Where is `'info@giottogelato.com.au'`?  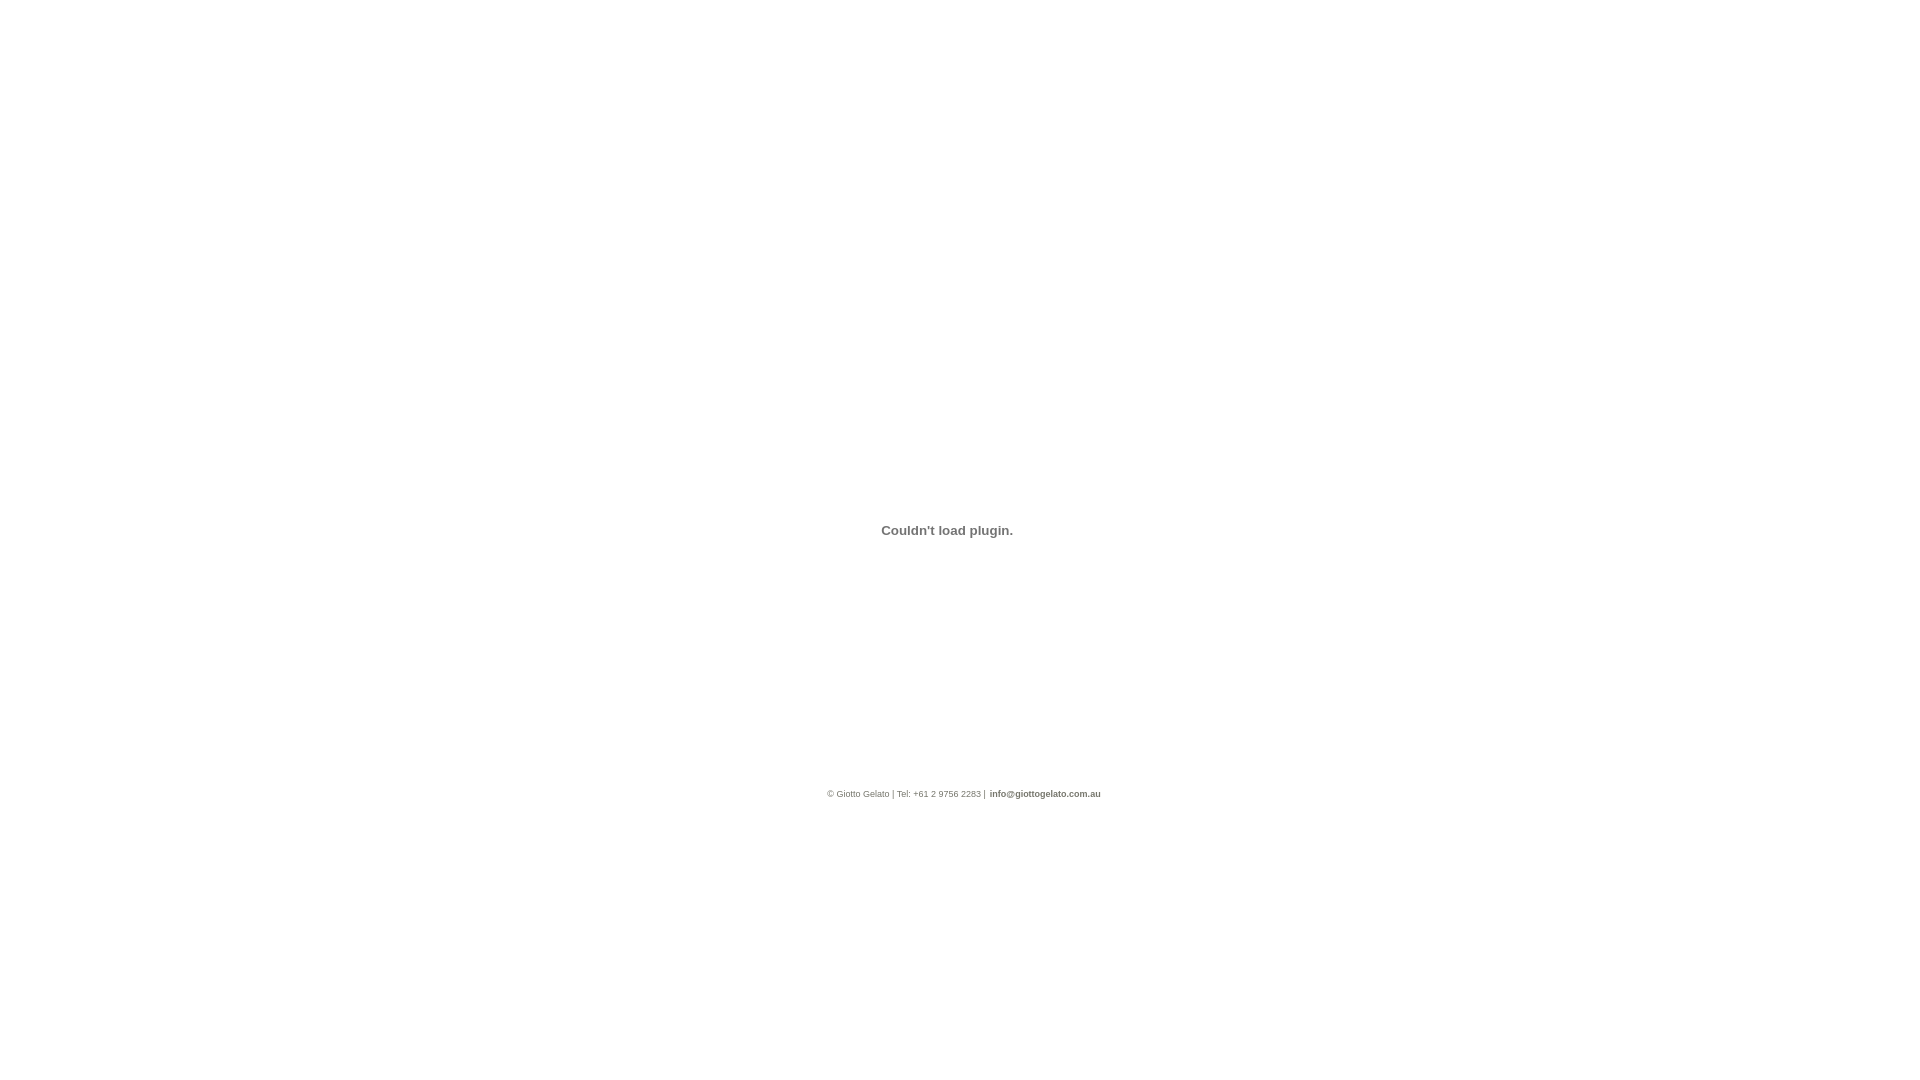 'info@giottogelato.com.au' is located at coordinates (1044, 792).